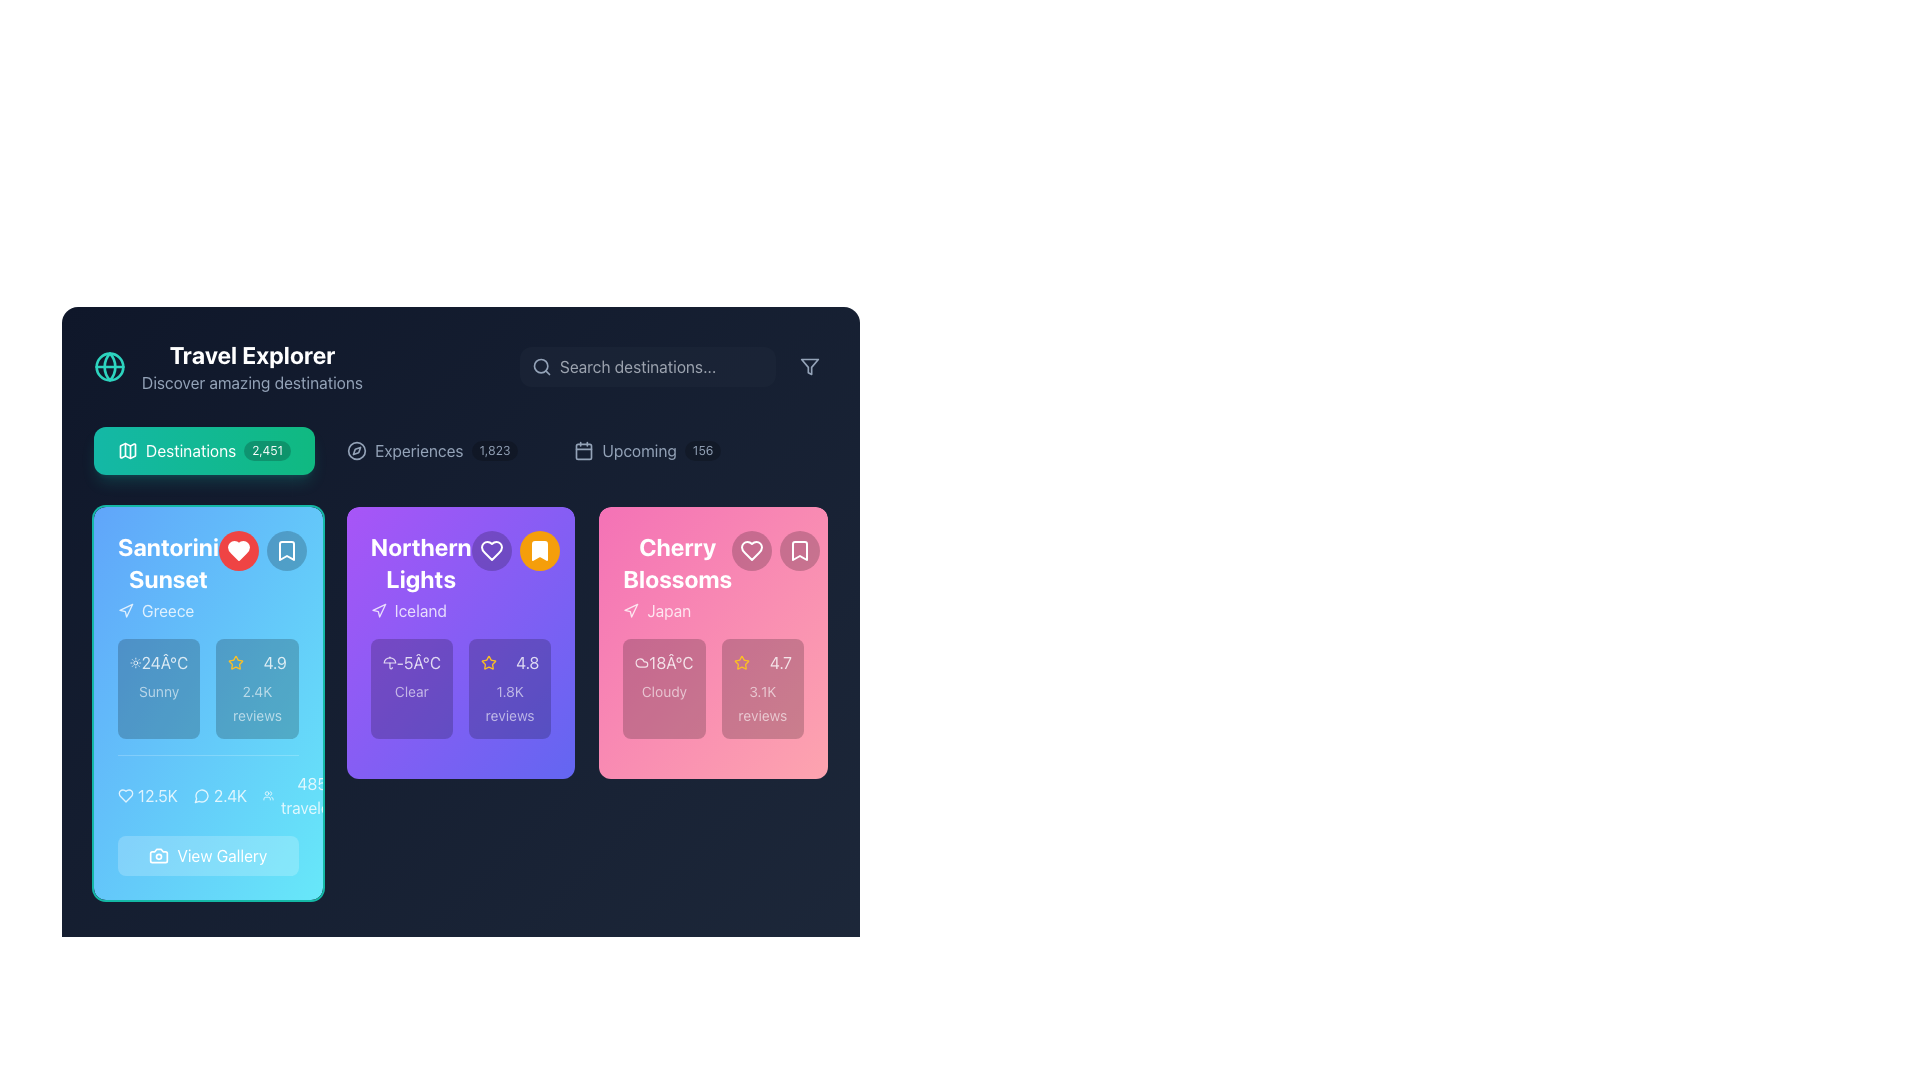  Describe the element at coordinates (677, 563) in the screenshot. I see `the text element reading 'Cherry Blossoms', which is styled in bold, large white font against a pink background, located at the top central area of the pink card labeled 'Cherry Blossoms'` at that location.